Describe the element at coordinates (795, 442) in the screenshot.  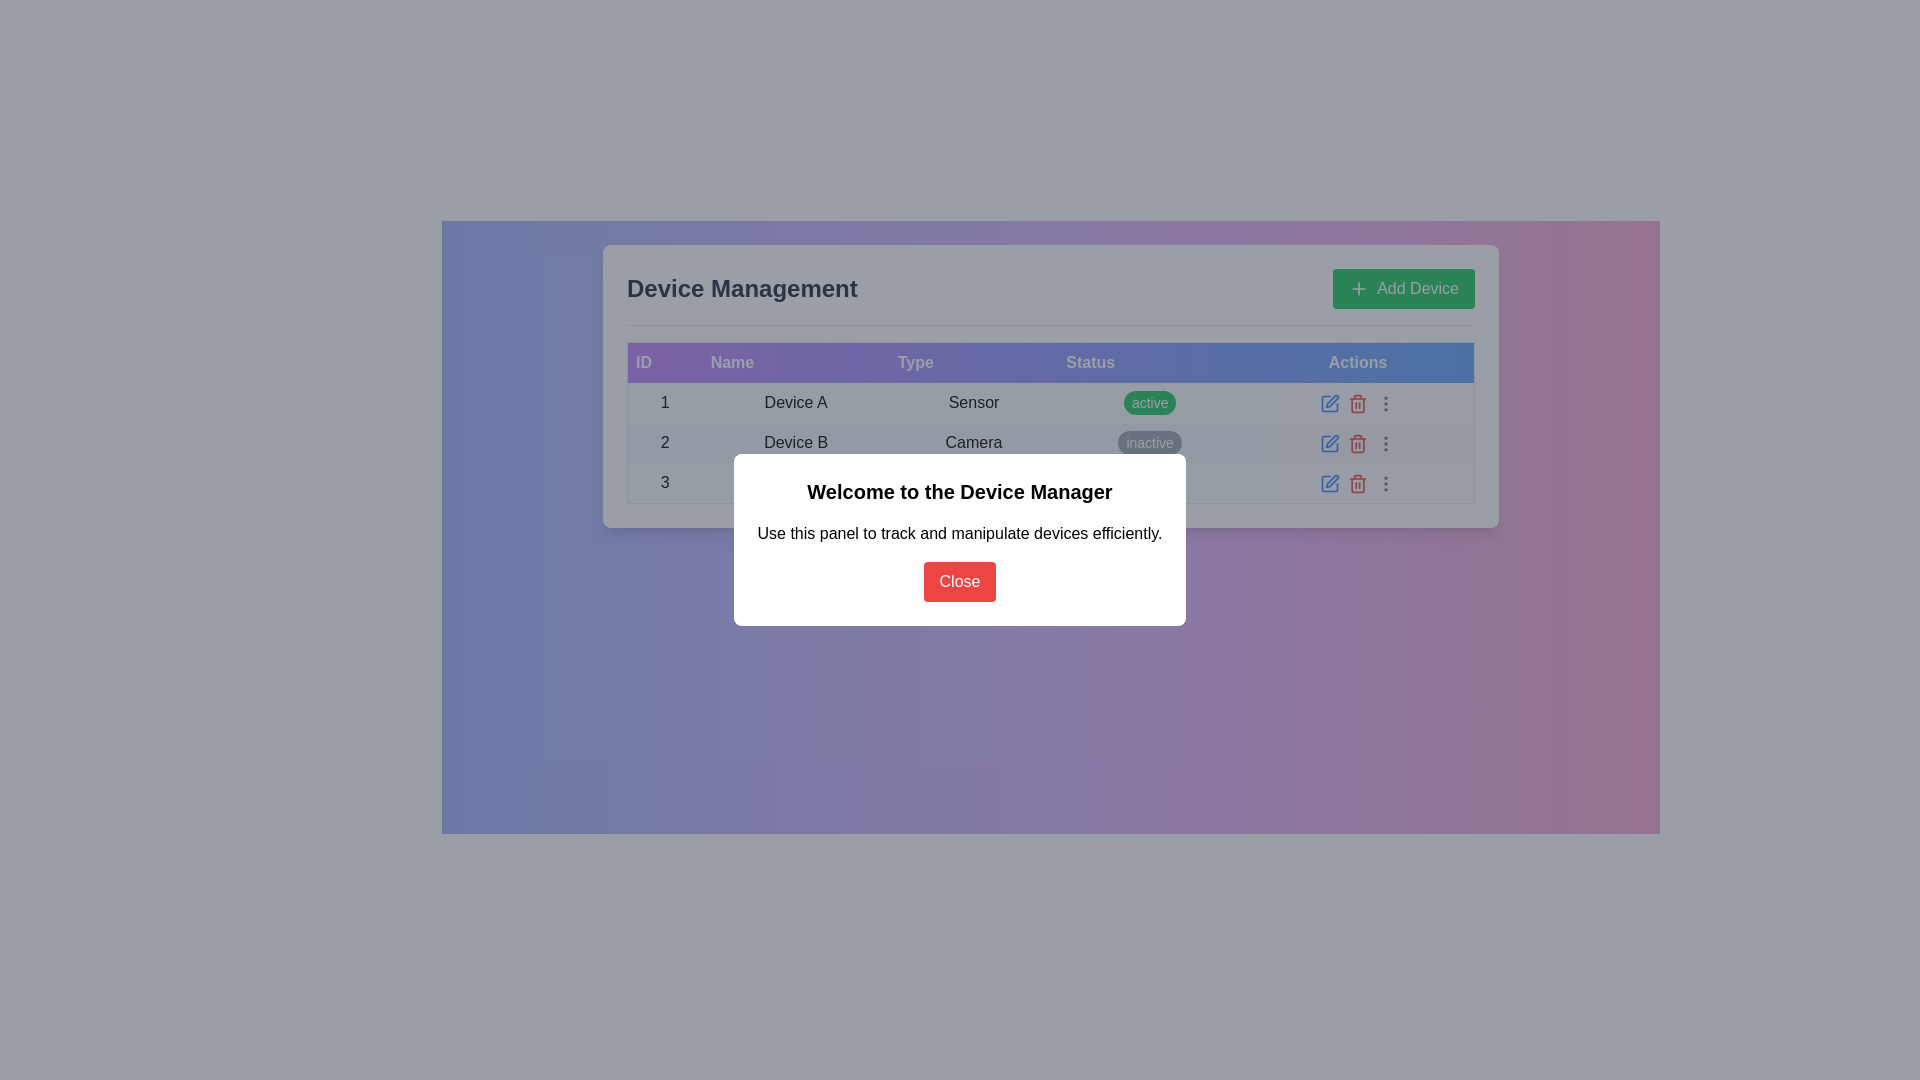
I see `the Text label displaying the name of the device, which is the second entry in the 'Name' column of the device management table, located between the ID '2' and the 'Type' column entry 'Camera'` at that location.